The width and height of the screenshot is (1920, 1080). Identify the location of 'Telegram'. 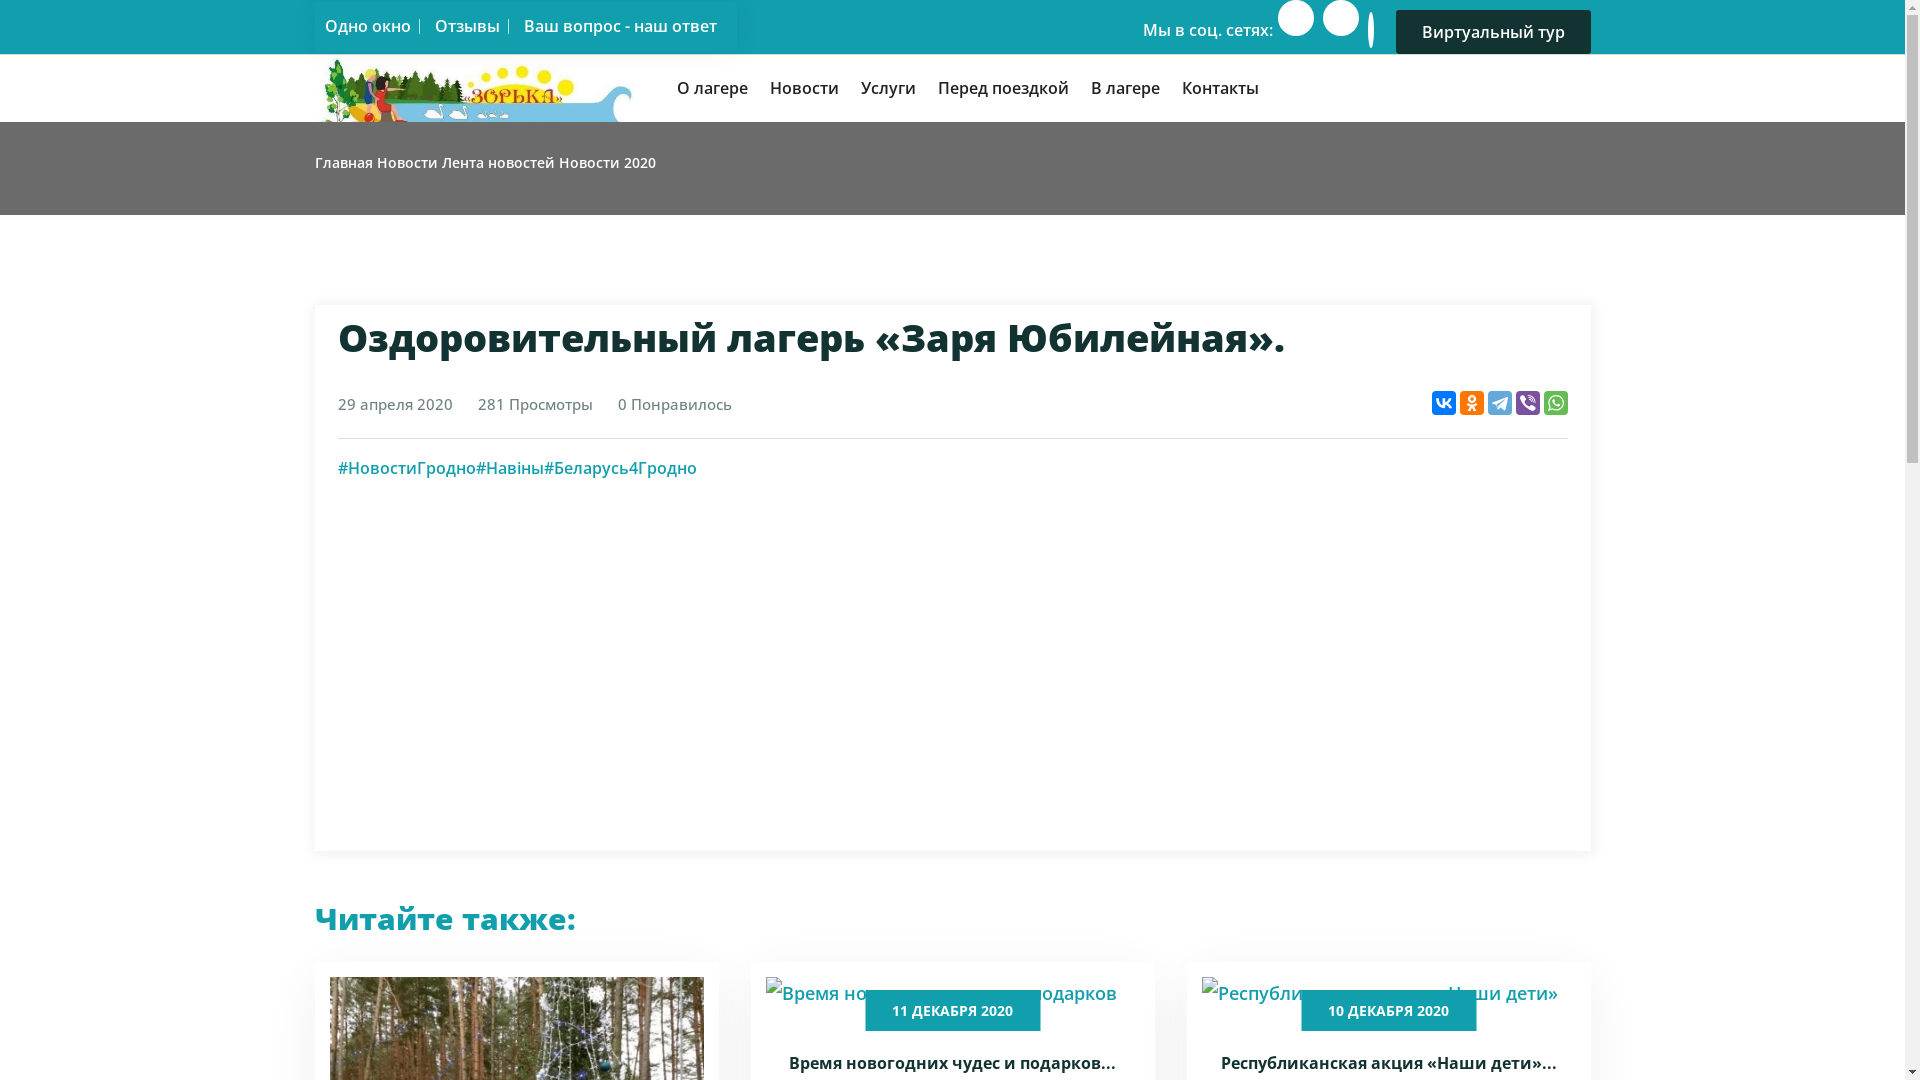
(1499, 402).